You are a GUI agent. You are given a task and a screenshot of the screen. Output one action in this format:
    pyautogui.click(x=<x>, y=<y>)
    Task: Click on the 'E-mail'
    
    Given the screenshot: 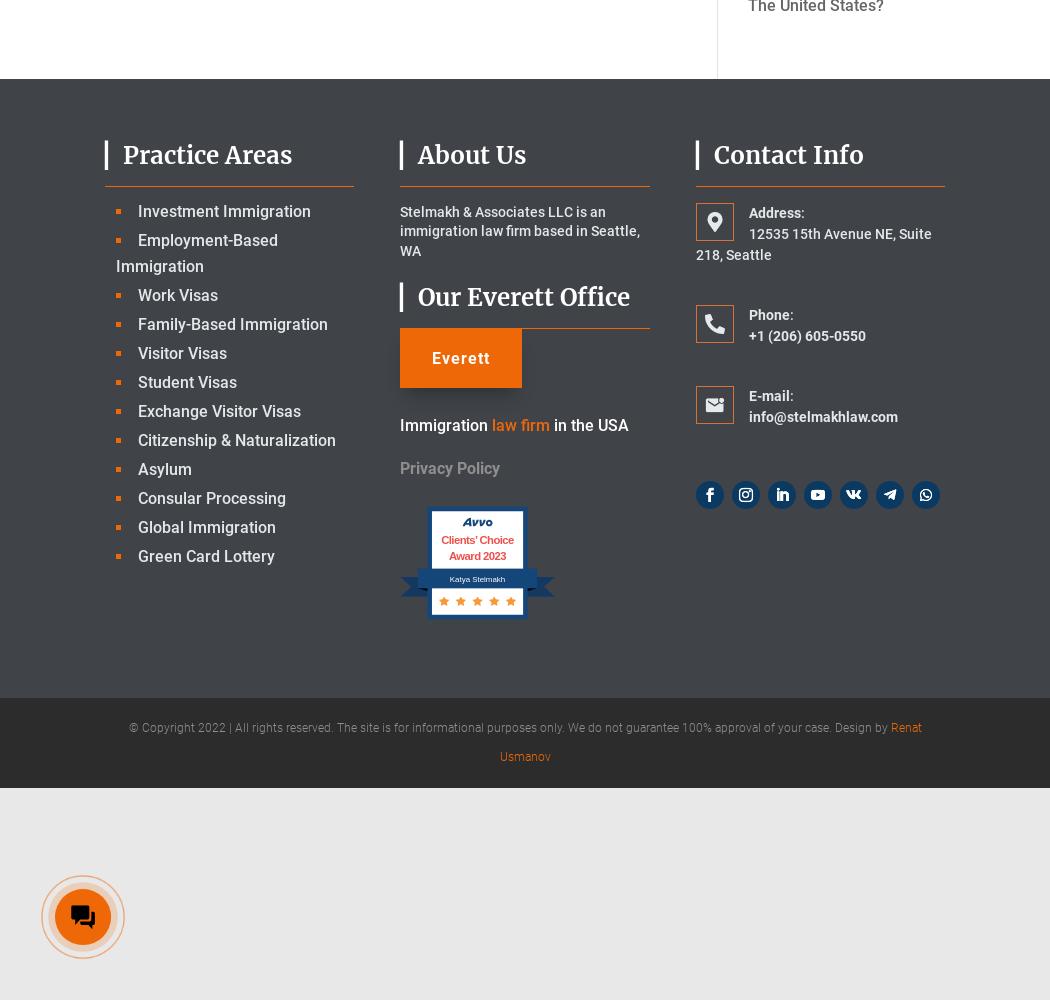 What is the action you would take?
    pyautogui.click(x=768, y=395)
    